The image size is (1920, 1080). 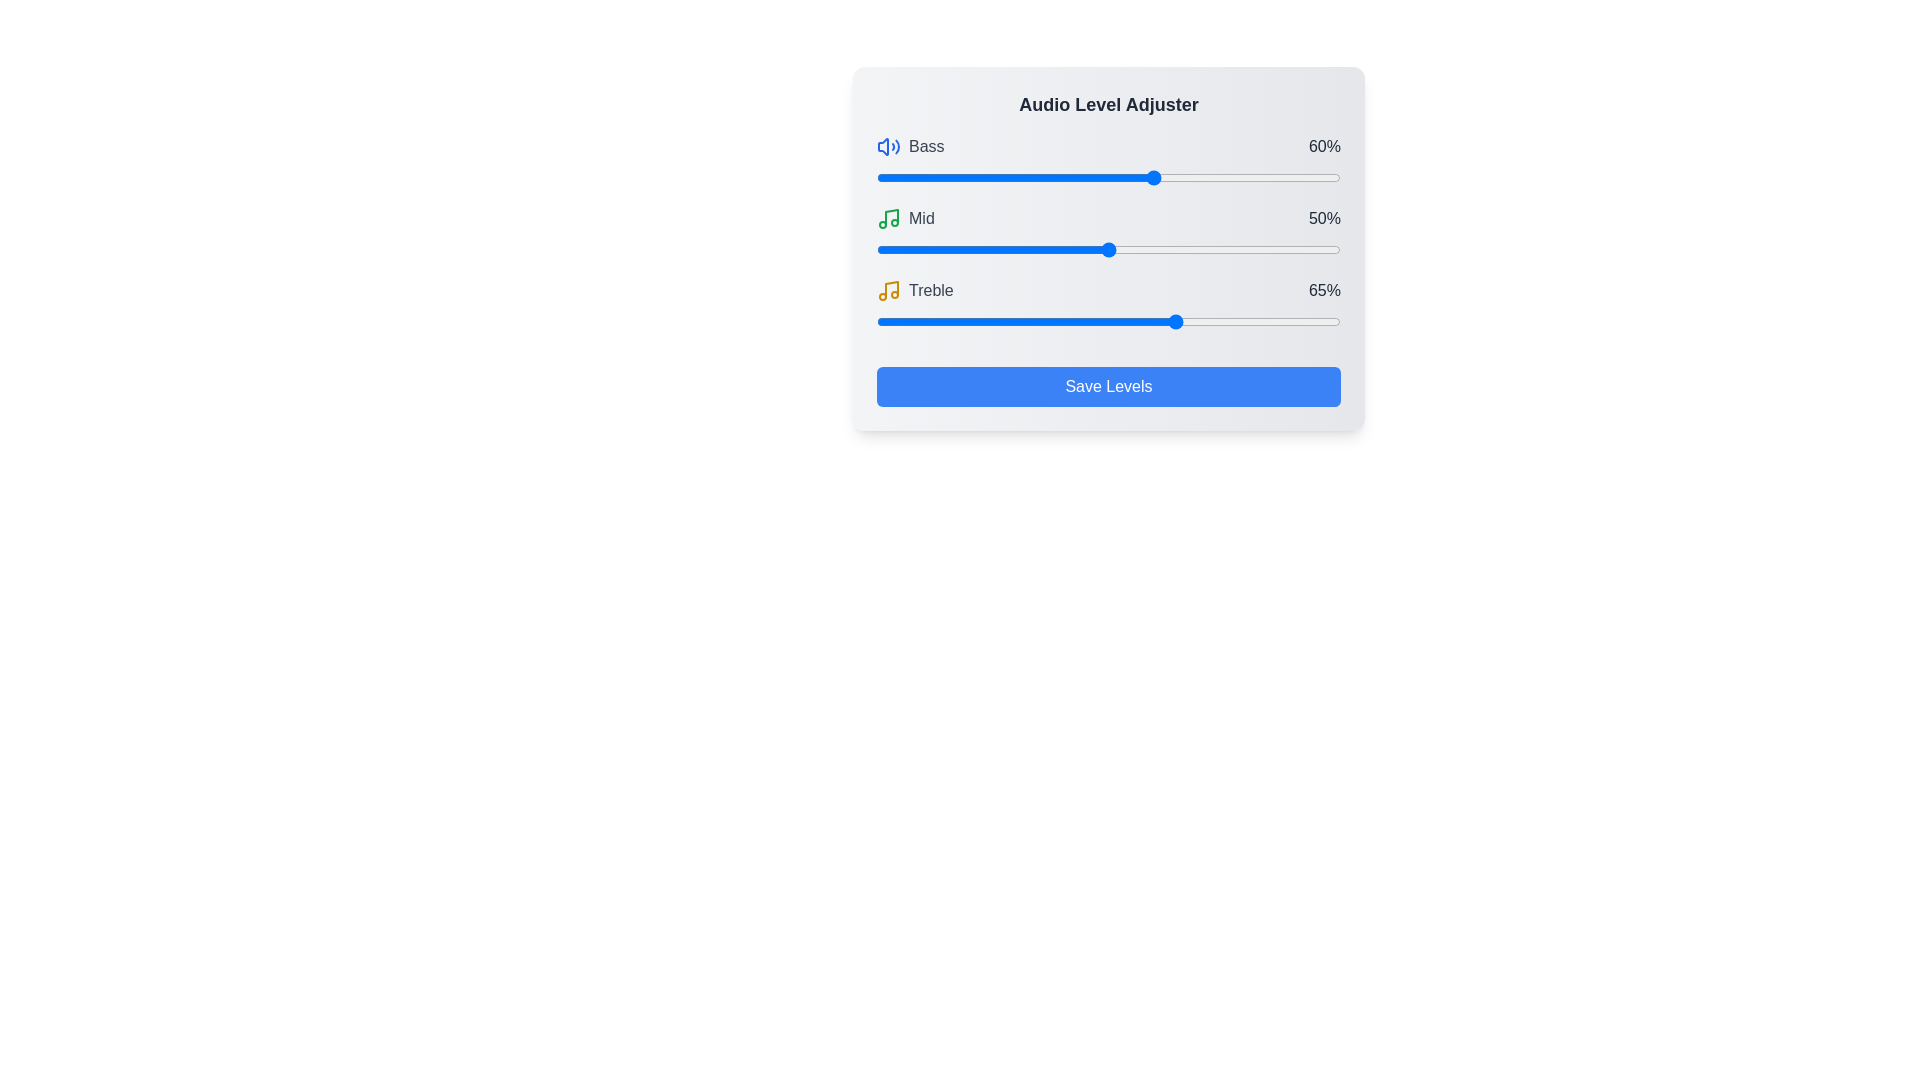 What do you see at coordinates (904, 219) in the screenshot?
I see `the Label with a green musical note icon followed by the text 'MID' in gray color, located in the second row of the 'Audio Level Adjuster' layout, between 'Bass' and 'Treble'` at bounding box center [904, 219].